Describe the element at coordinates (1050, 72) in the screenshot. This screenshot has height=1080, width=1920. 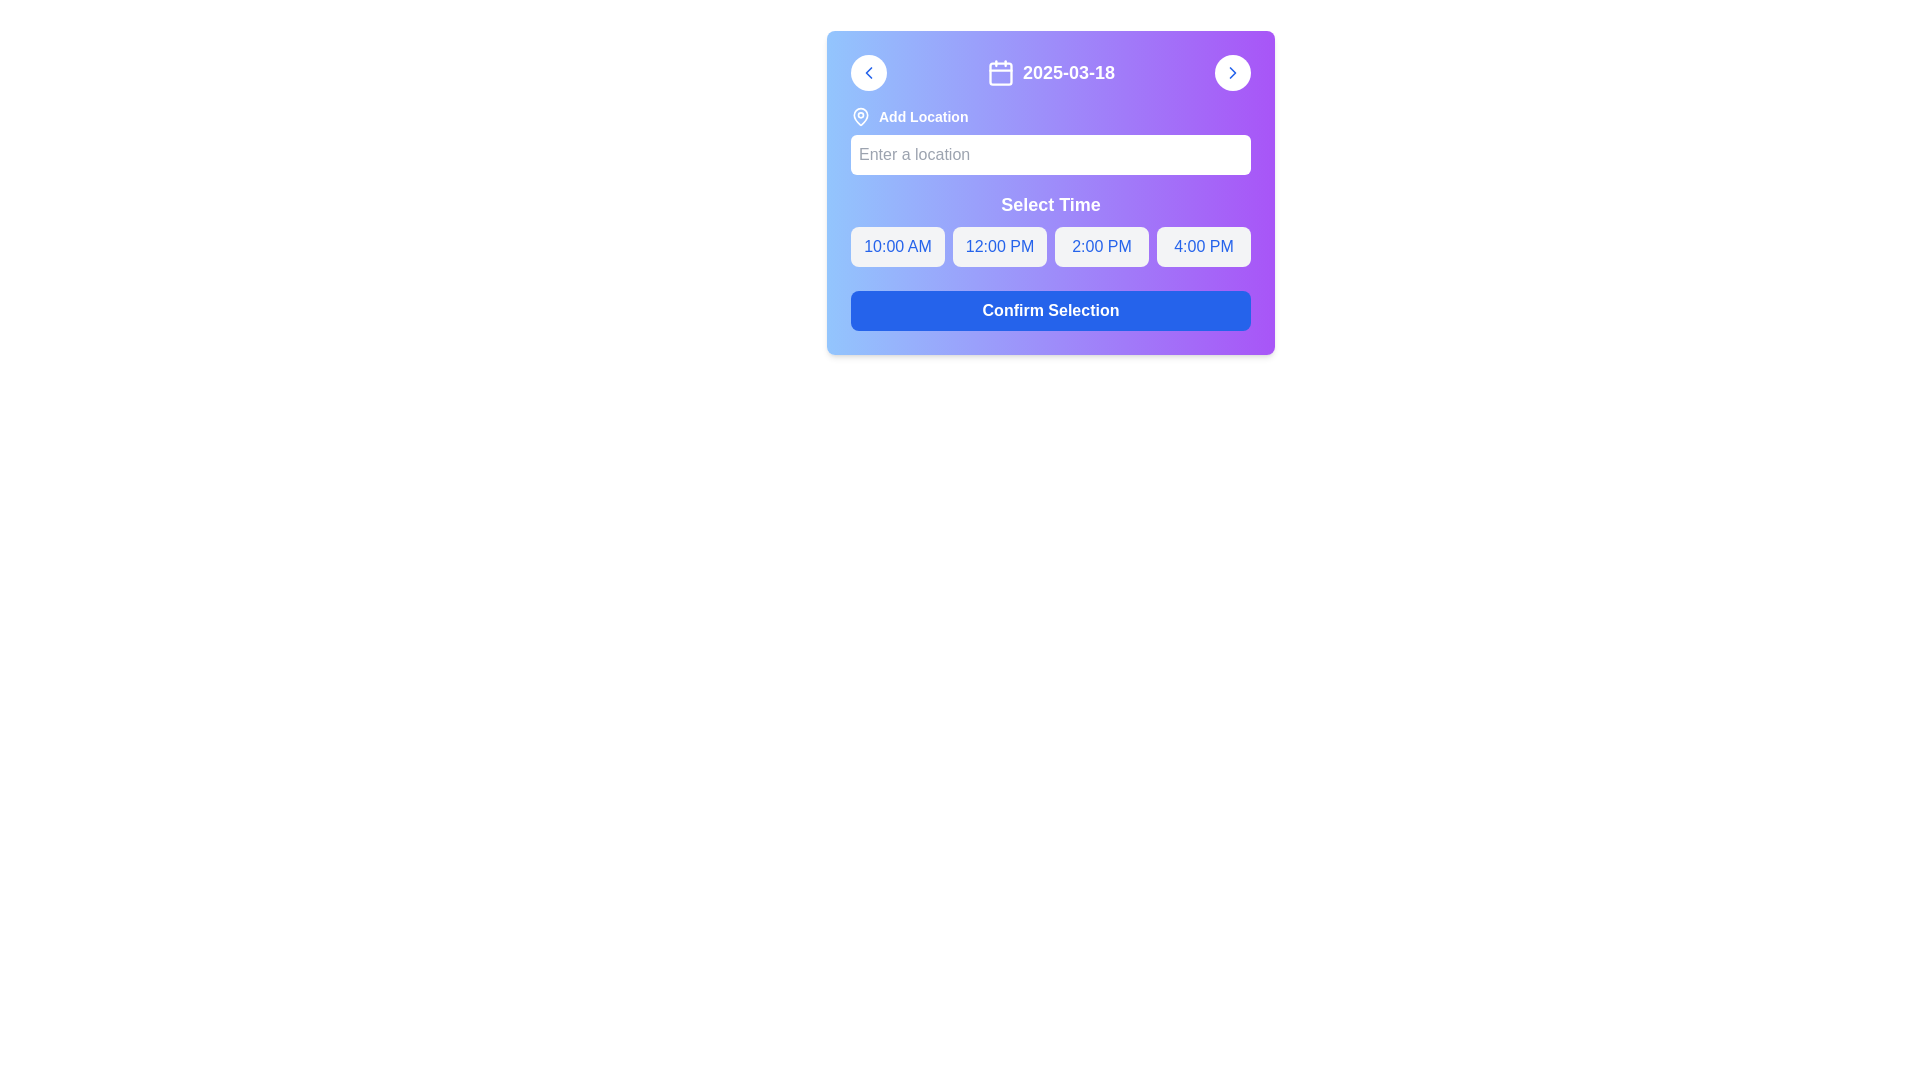
I see `date displayed as '2025-03-18' on the Date display element with an icon, which is positioned centrally at the top section of a card interface` at that location.